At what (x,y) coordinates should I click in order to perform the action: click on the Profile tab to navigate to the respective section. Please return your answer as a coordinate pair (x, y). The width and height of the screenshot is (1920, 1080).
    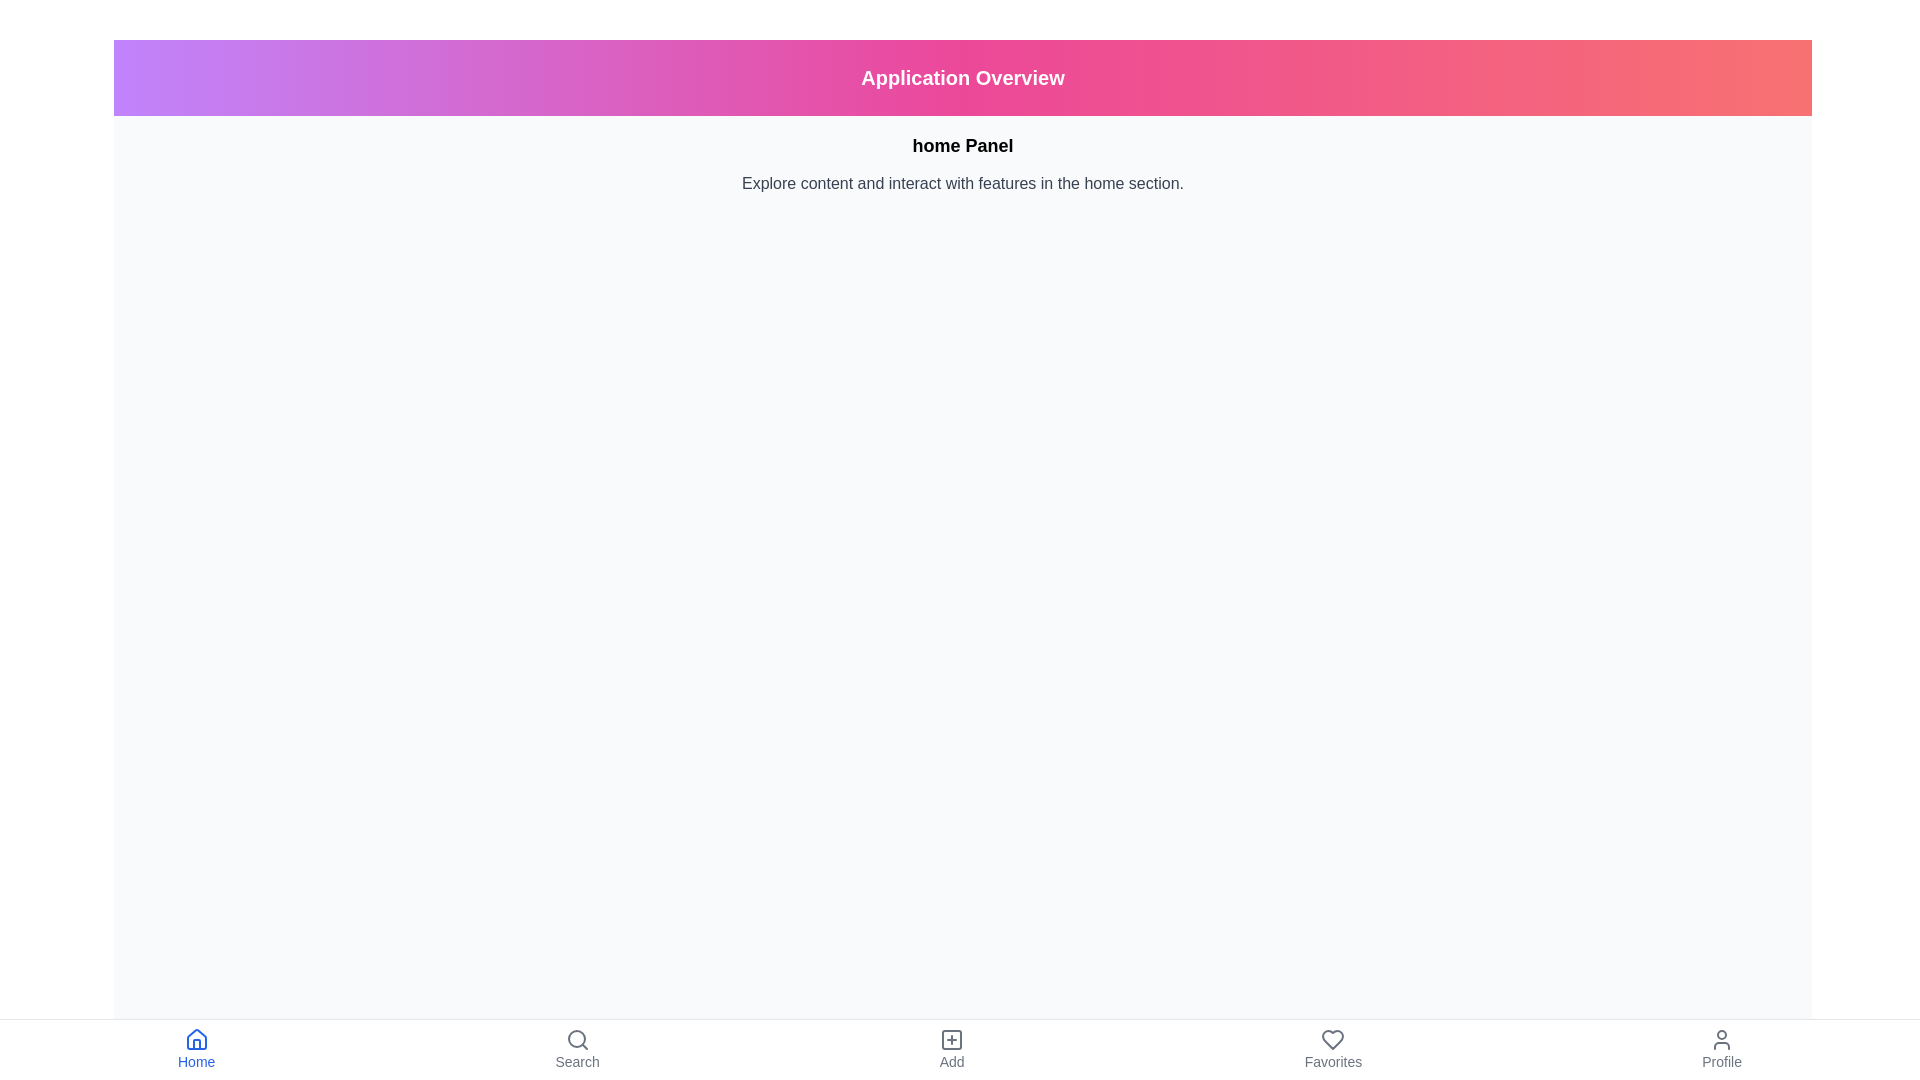
    Looking at the image, I should click on (1721, 1048).